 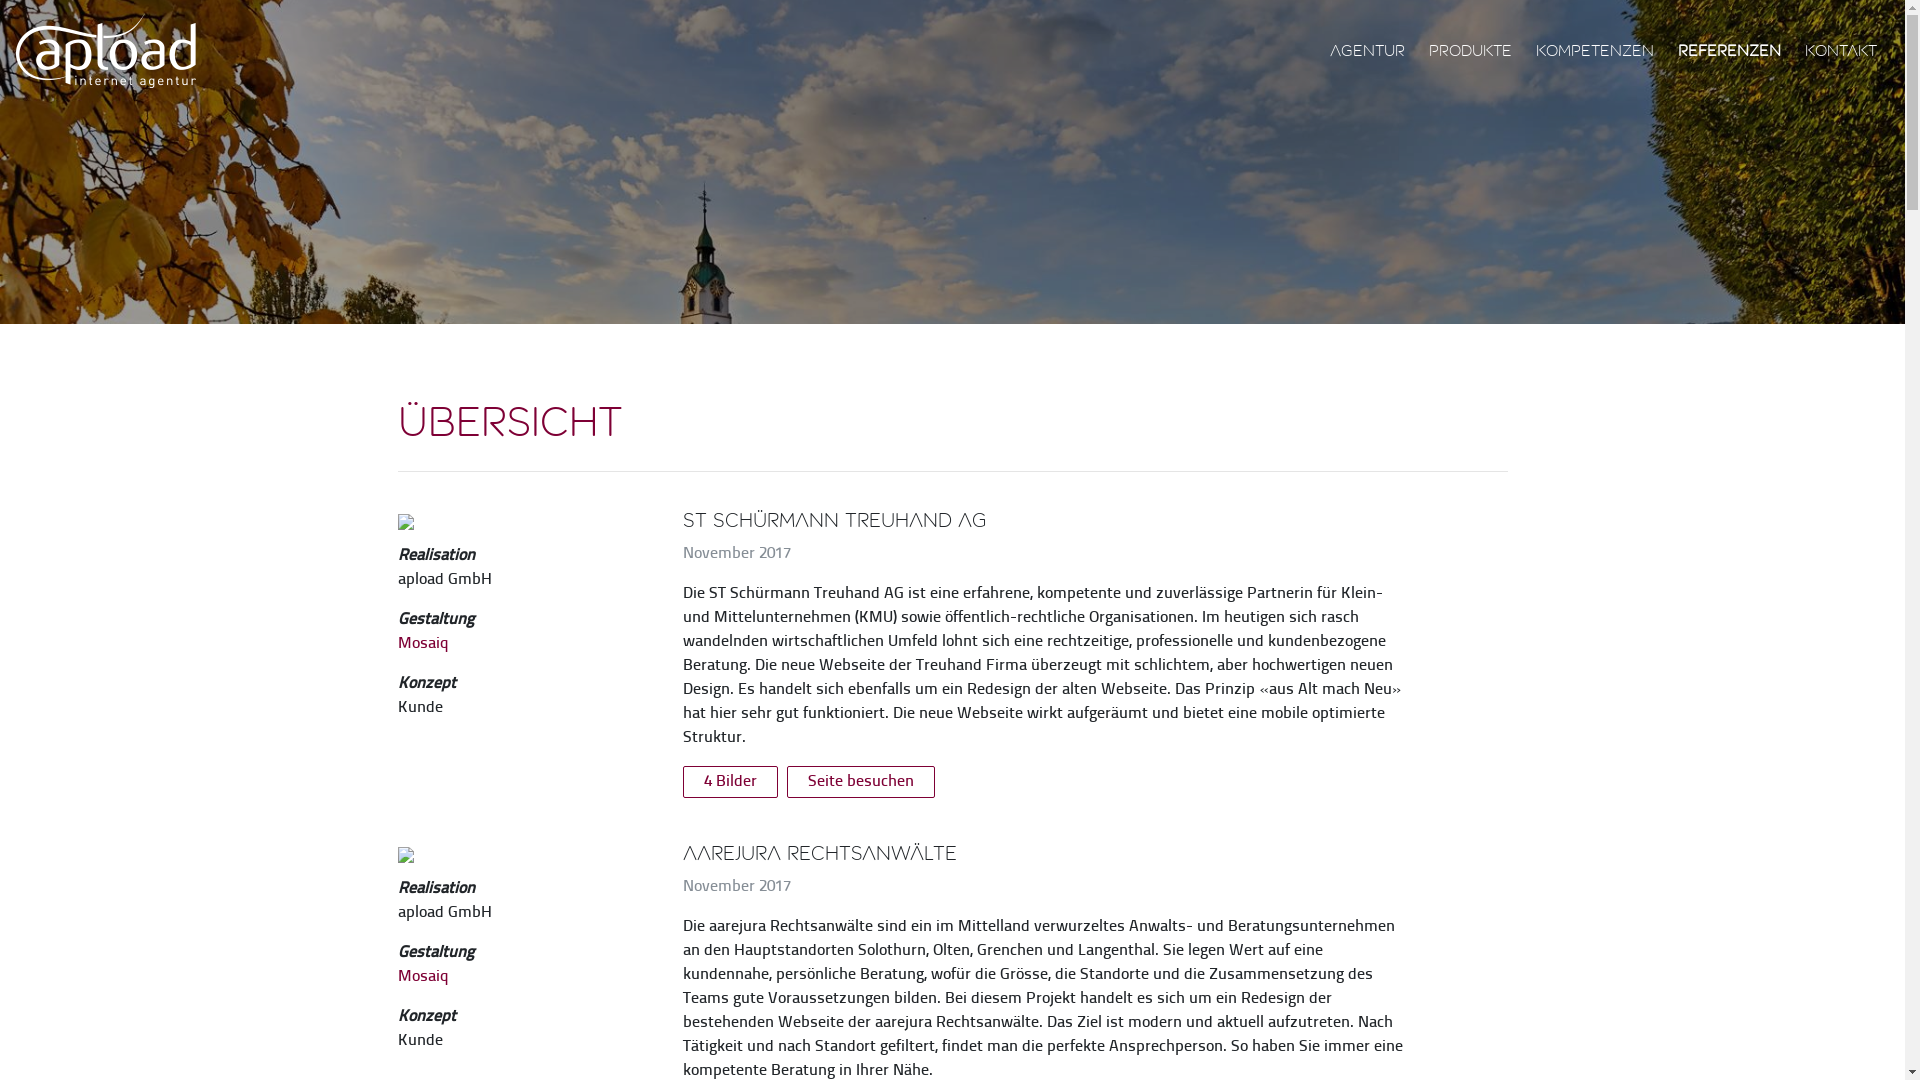 I want to click on 'Agentur', so click(x=1321, y=50).